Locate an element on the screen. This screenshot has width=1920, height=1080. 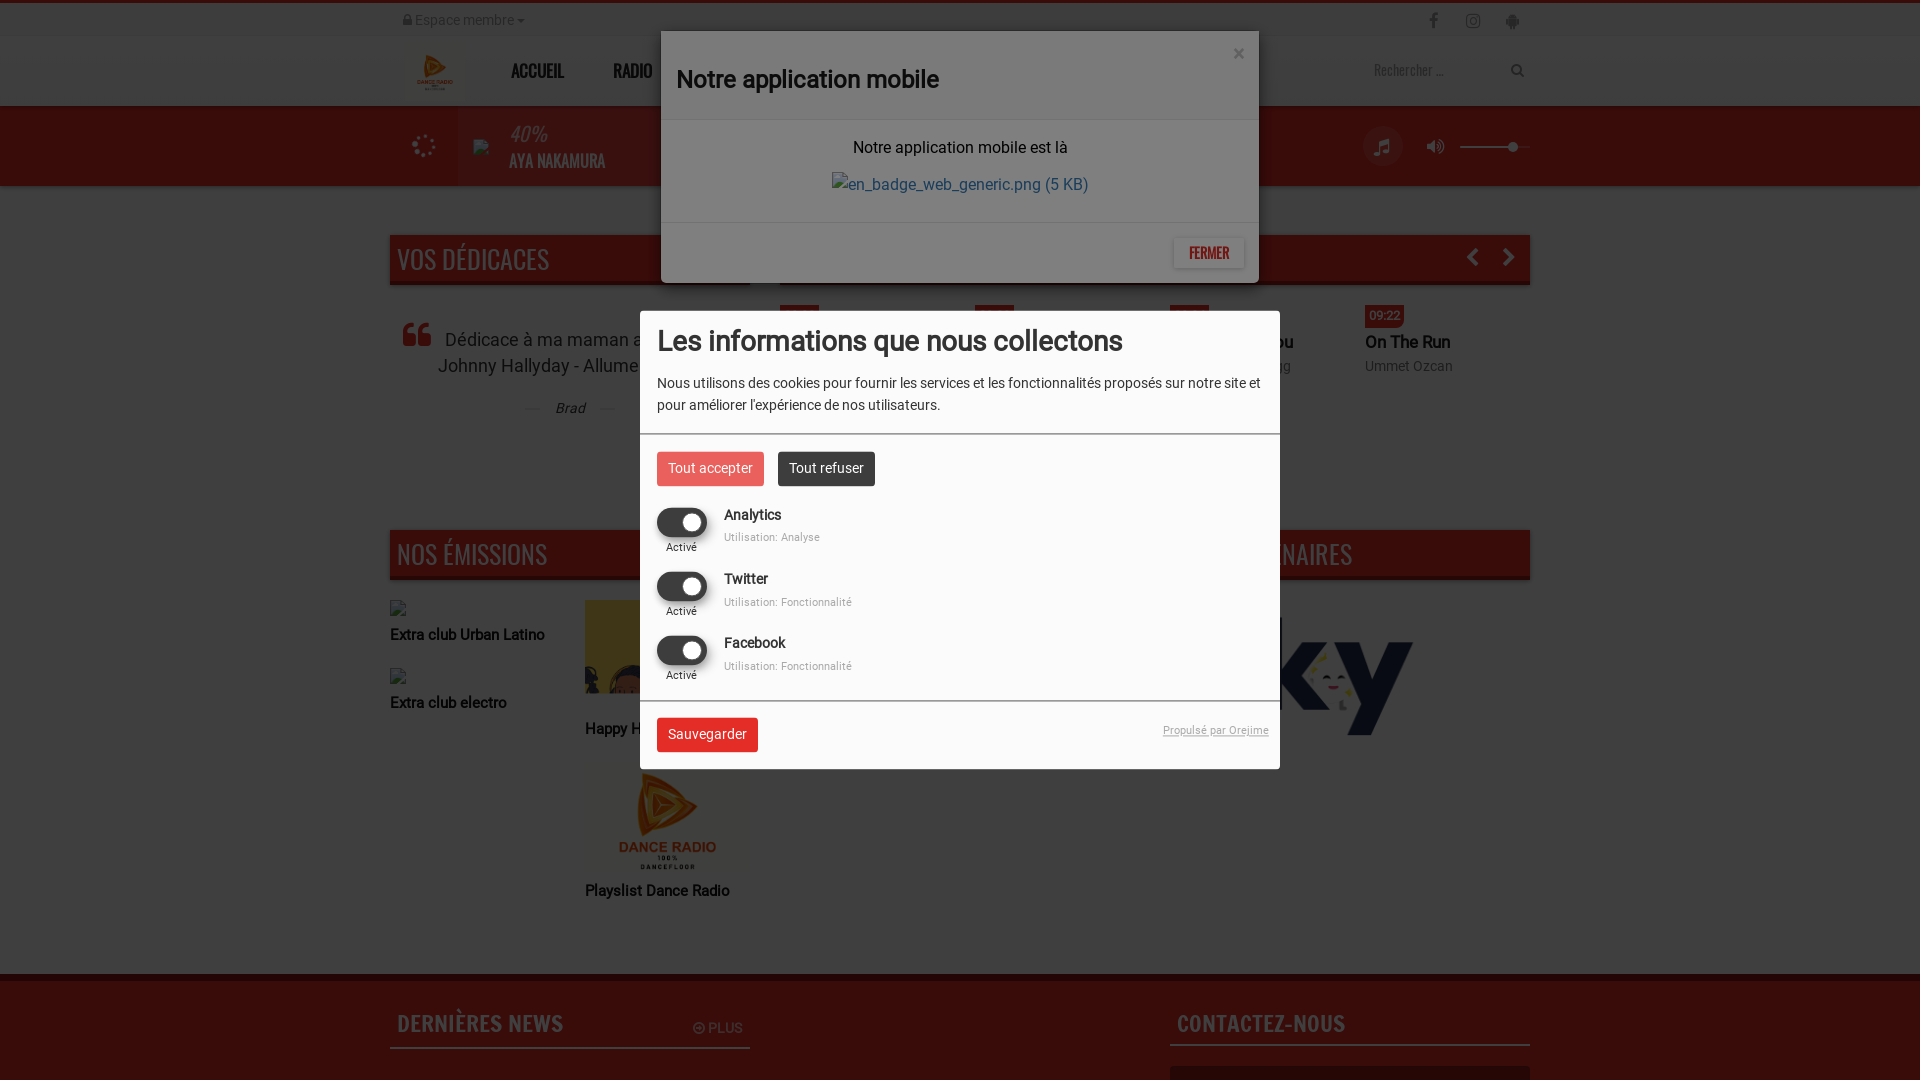
'Espace membre' is located at coordinates (463, 19).